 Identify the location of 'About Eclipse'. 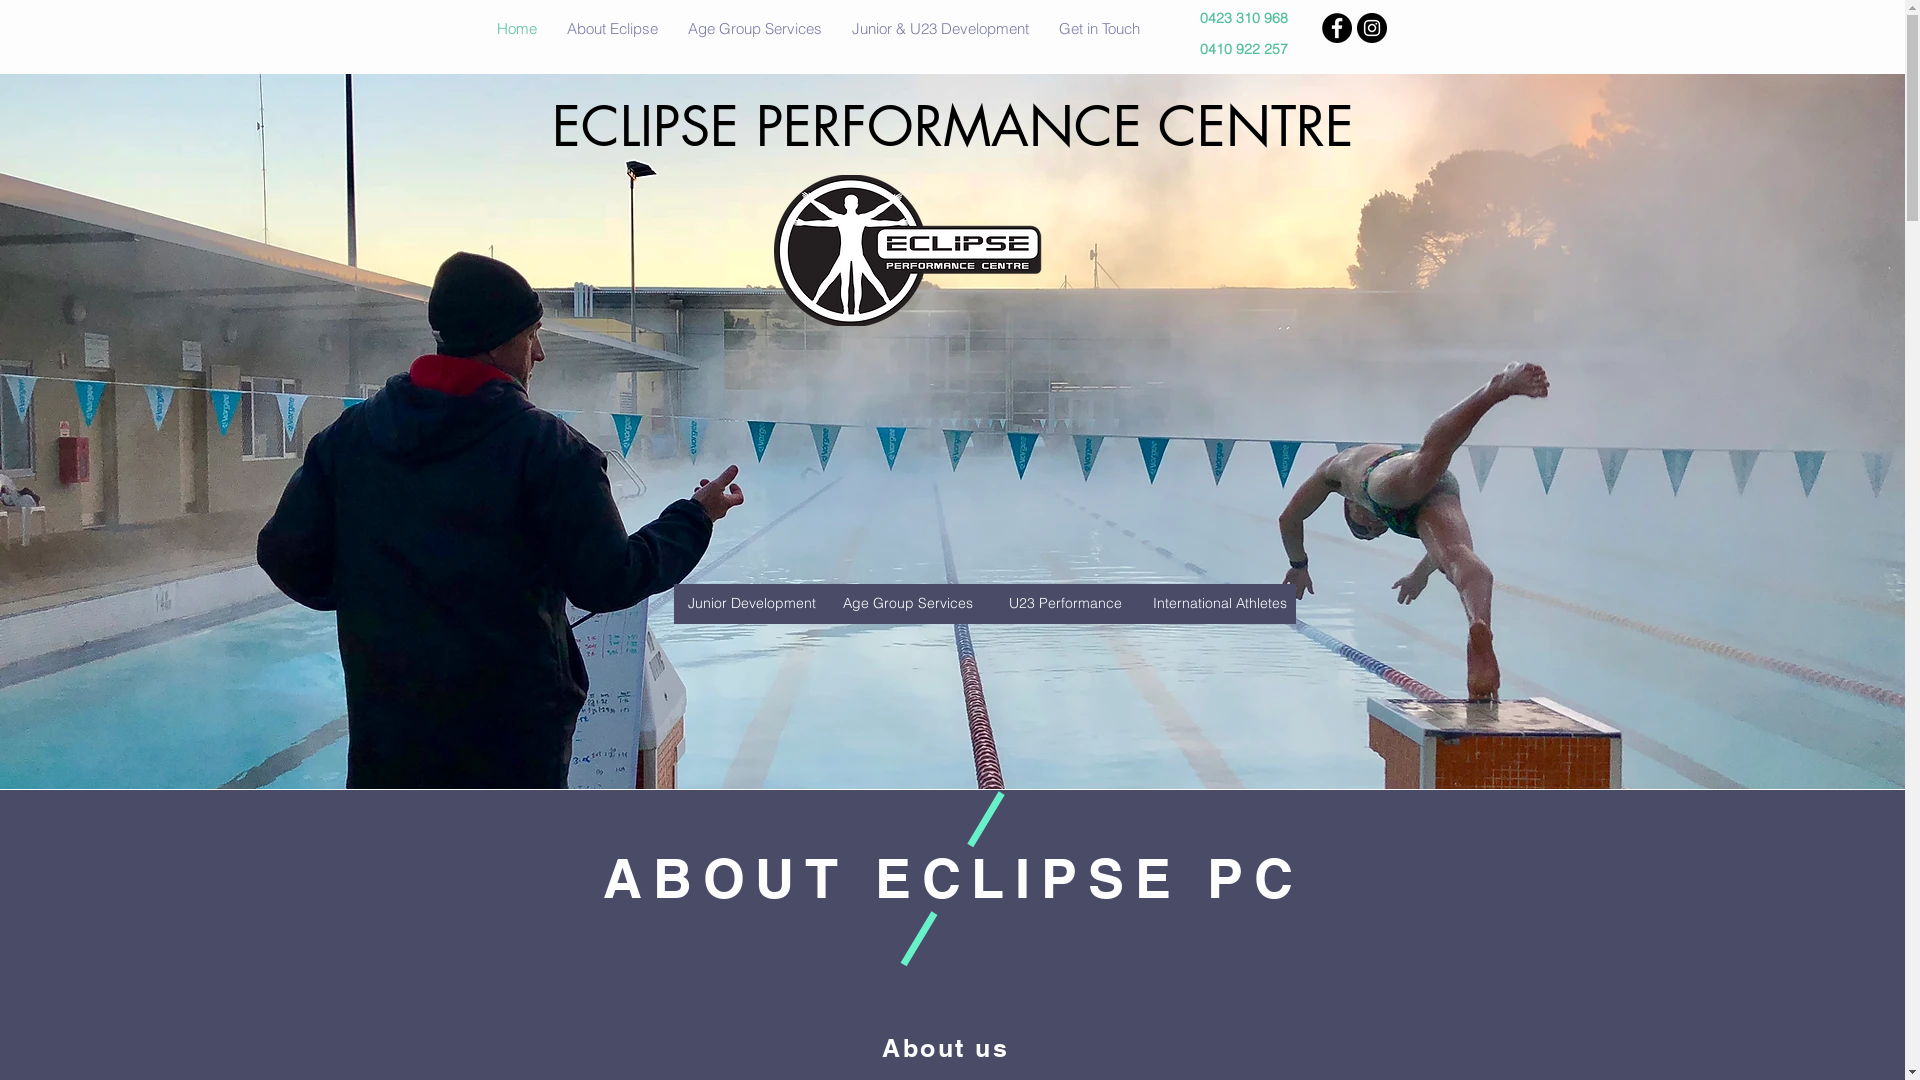
(611, 29).